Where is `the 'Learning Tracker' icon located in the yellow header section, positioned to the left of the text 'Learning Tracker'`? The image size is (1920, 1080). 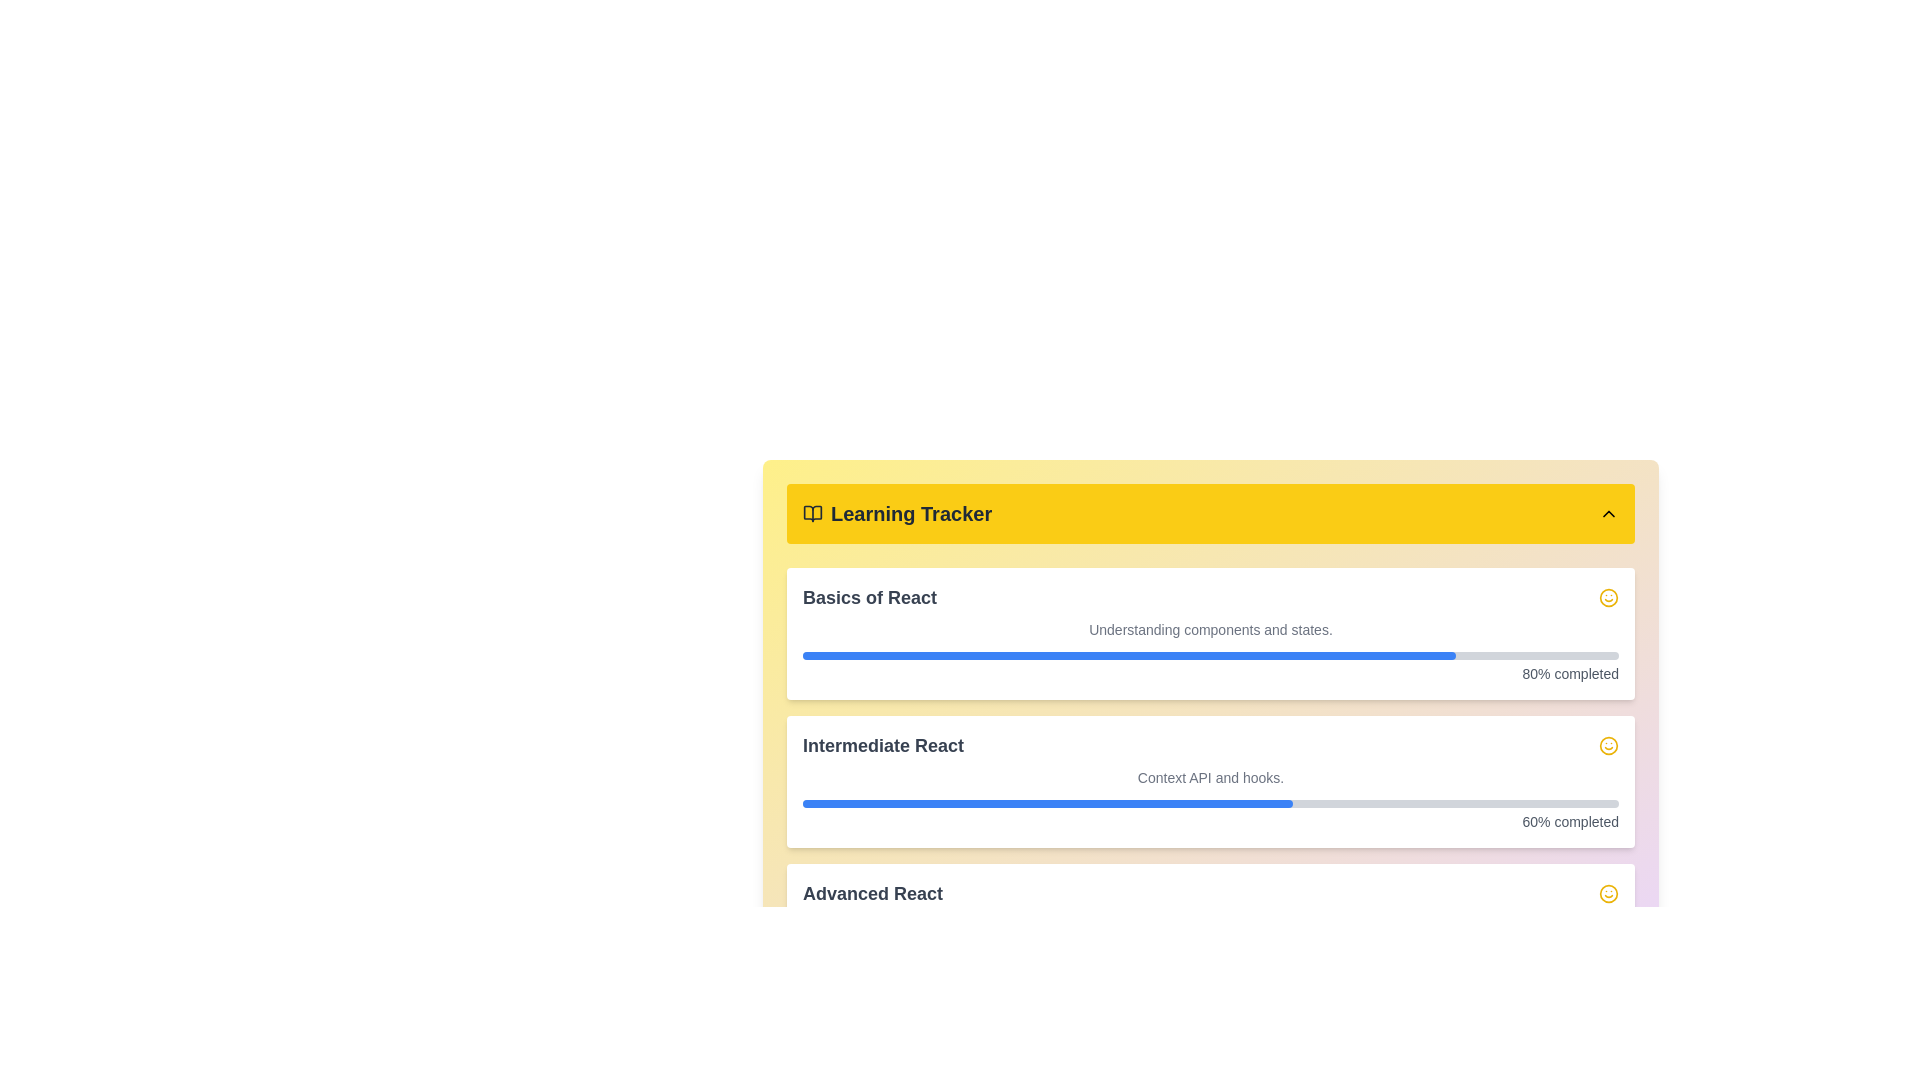
the 'Learning Tracker' icon located in the yellow header section, positioned to the left of the text 'Learning Tracker' is located at coordinates (812, 512).